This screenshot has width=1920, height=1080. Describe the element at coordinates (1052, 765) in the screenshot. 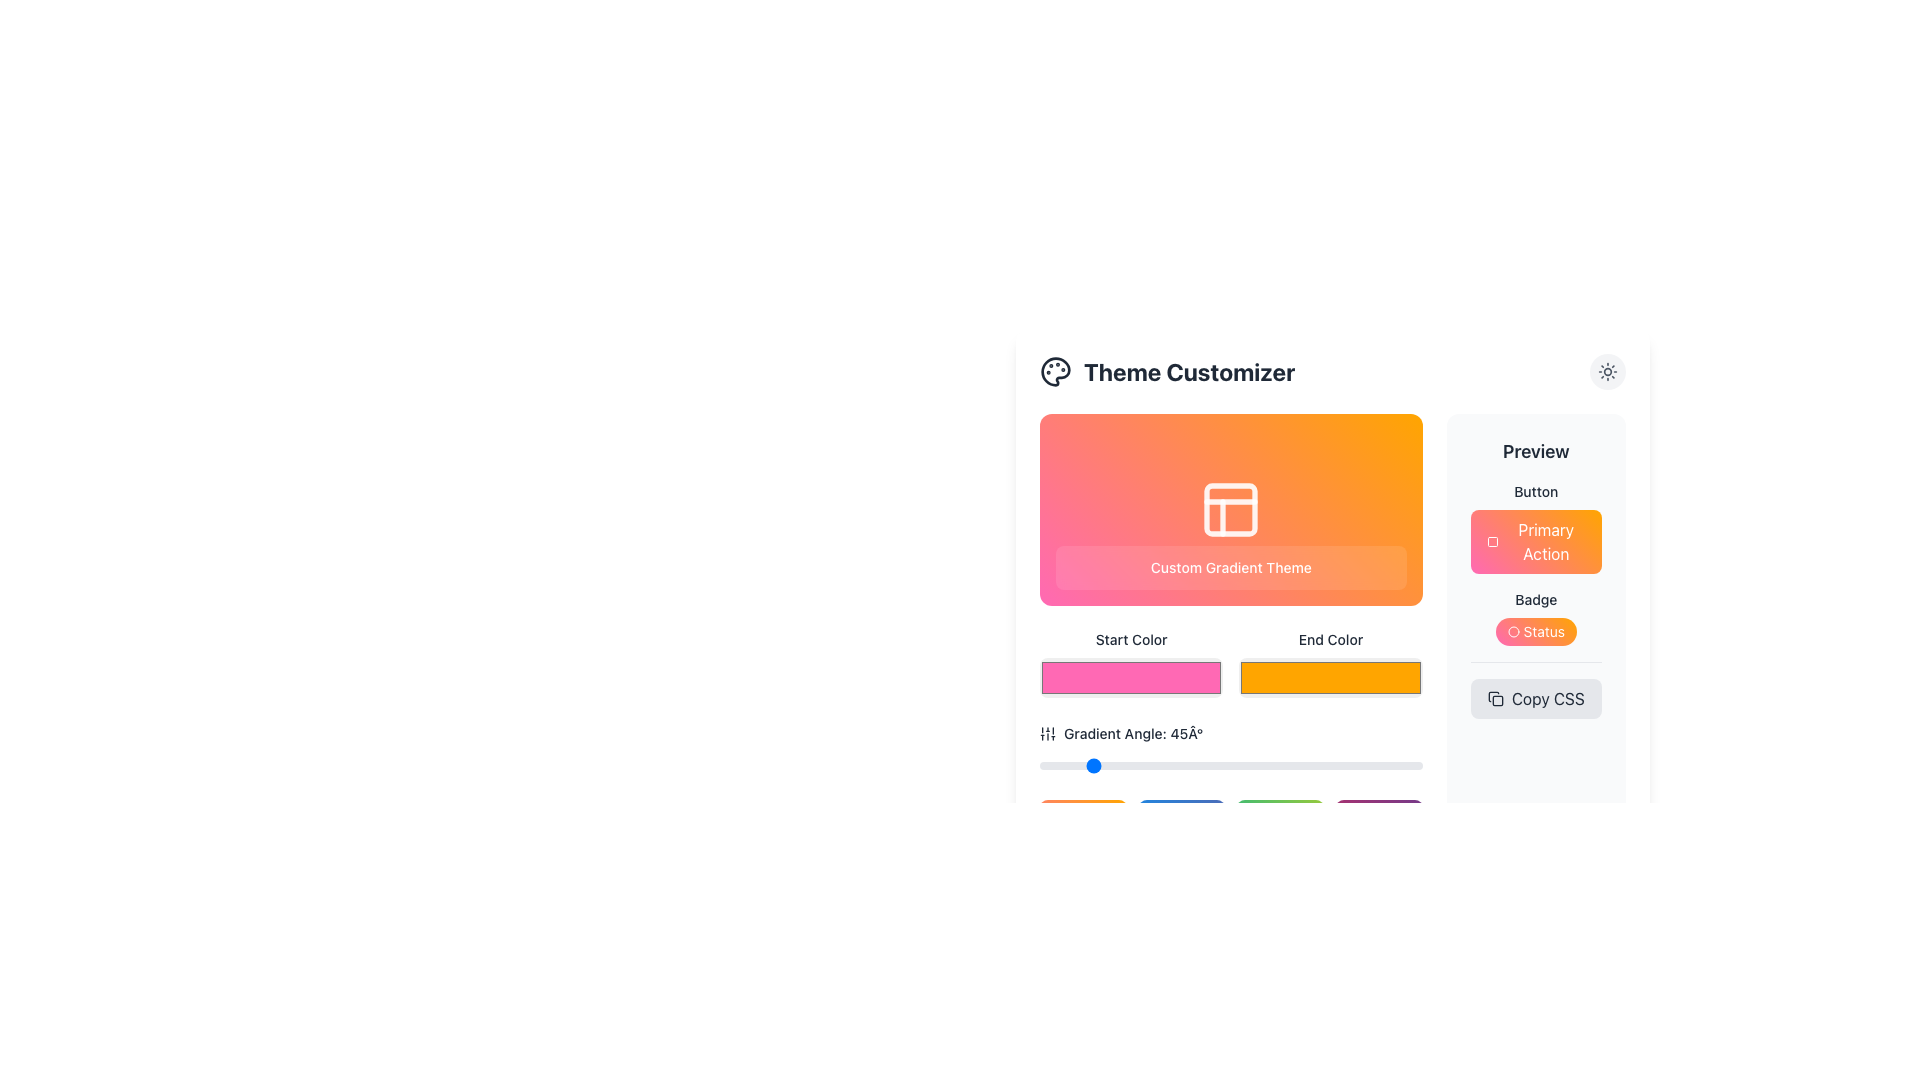

I see `the gradient angle` at that location.